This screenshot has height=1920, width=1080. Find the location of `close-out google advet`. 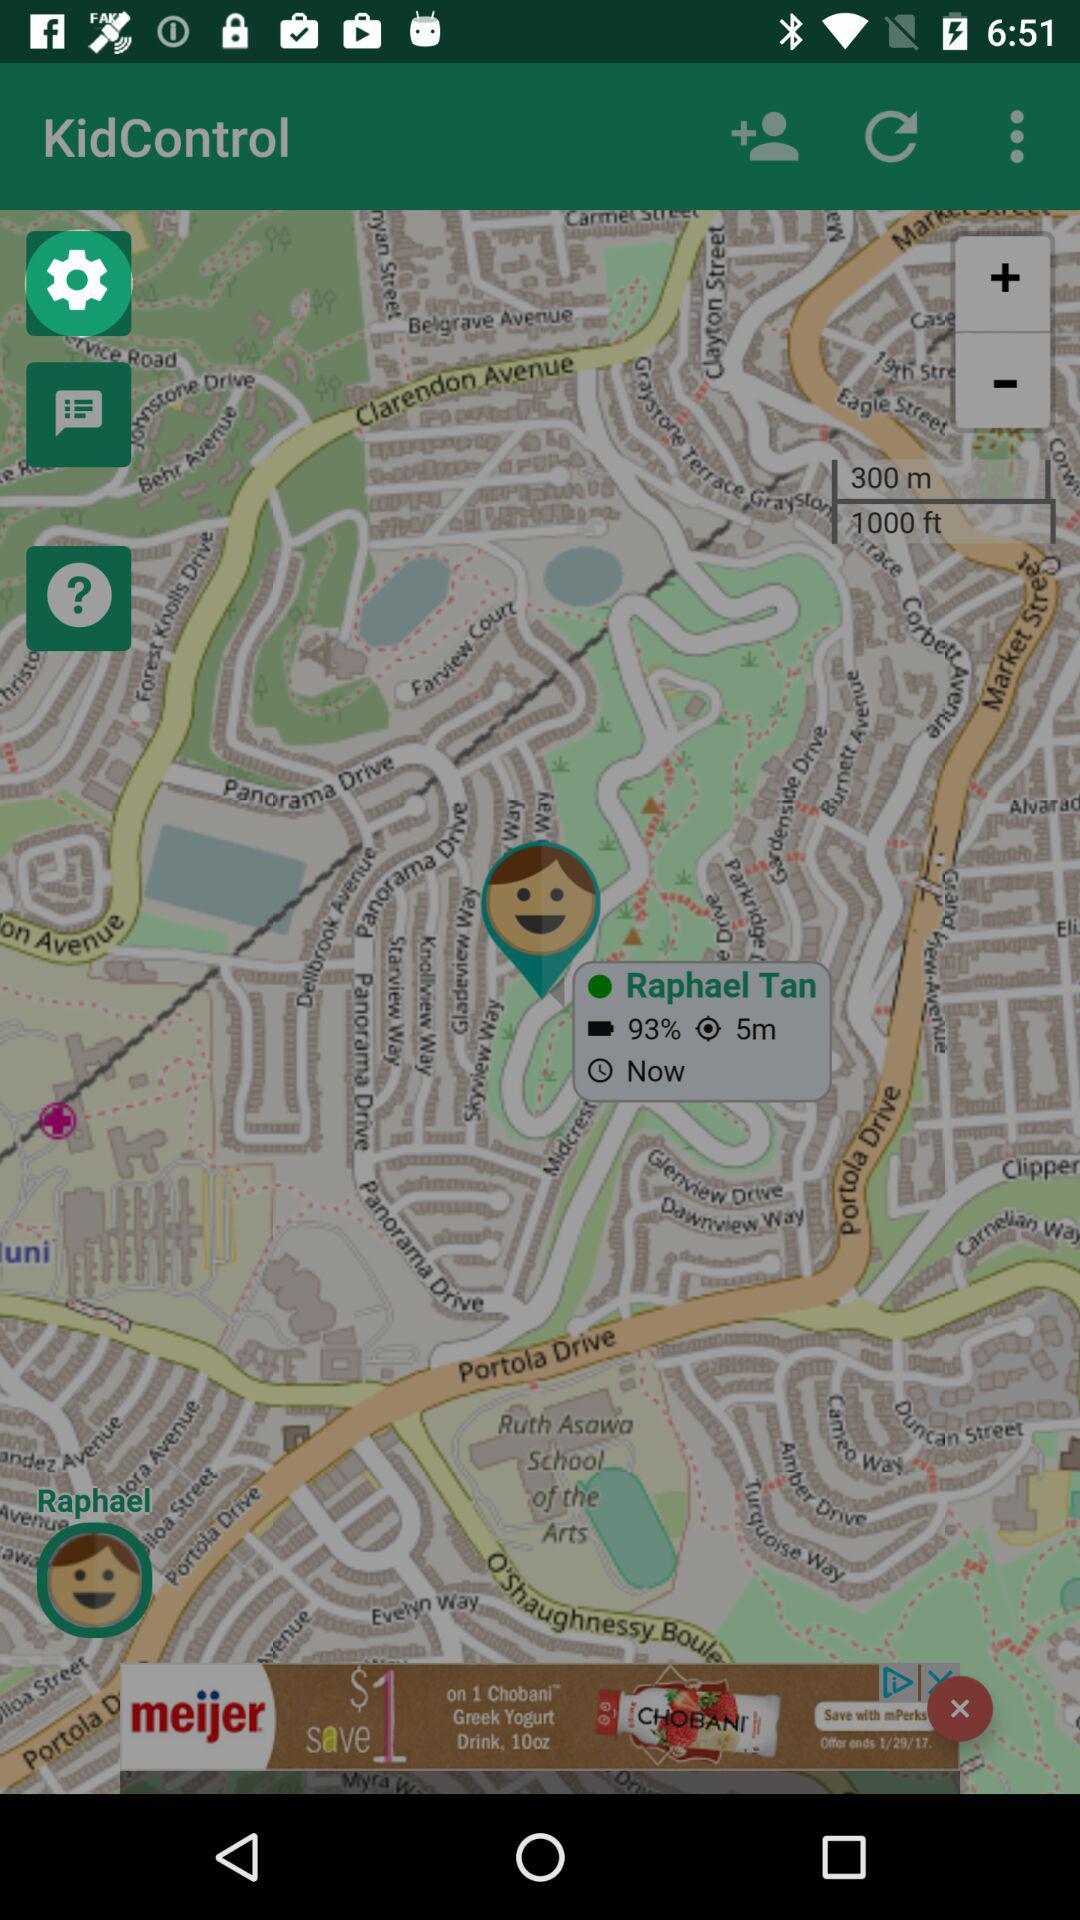

close-out google advet is located at coordinates (959, 1707).